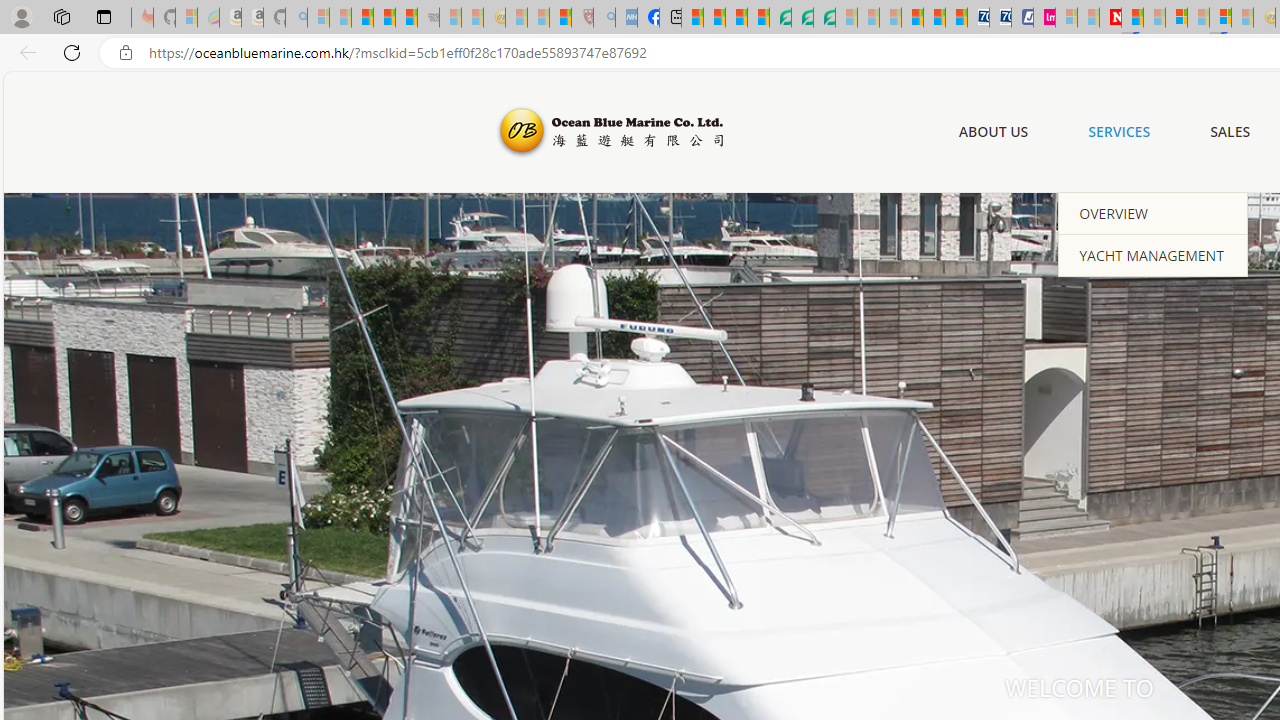 This screenshot has height=720, width=1280. Describe the element at coordinates (1153, 253) in the screenshot. I see `'YACHT MANAGEMENT'` at that location.